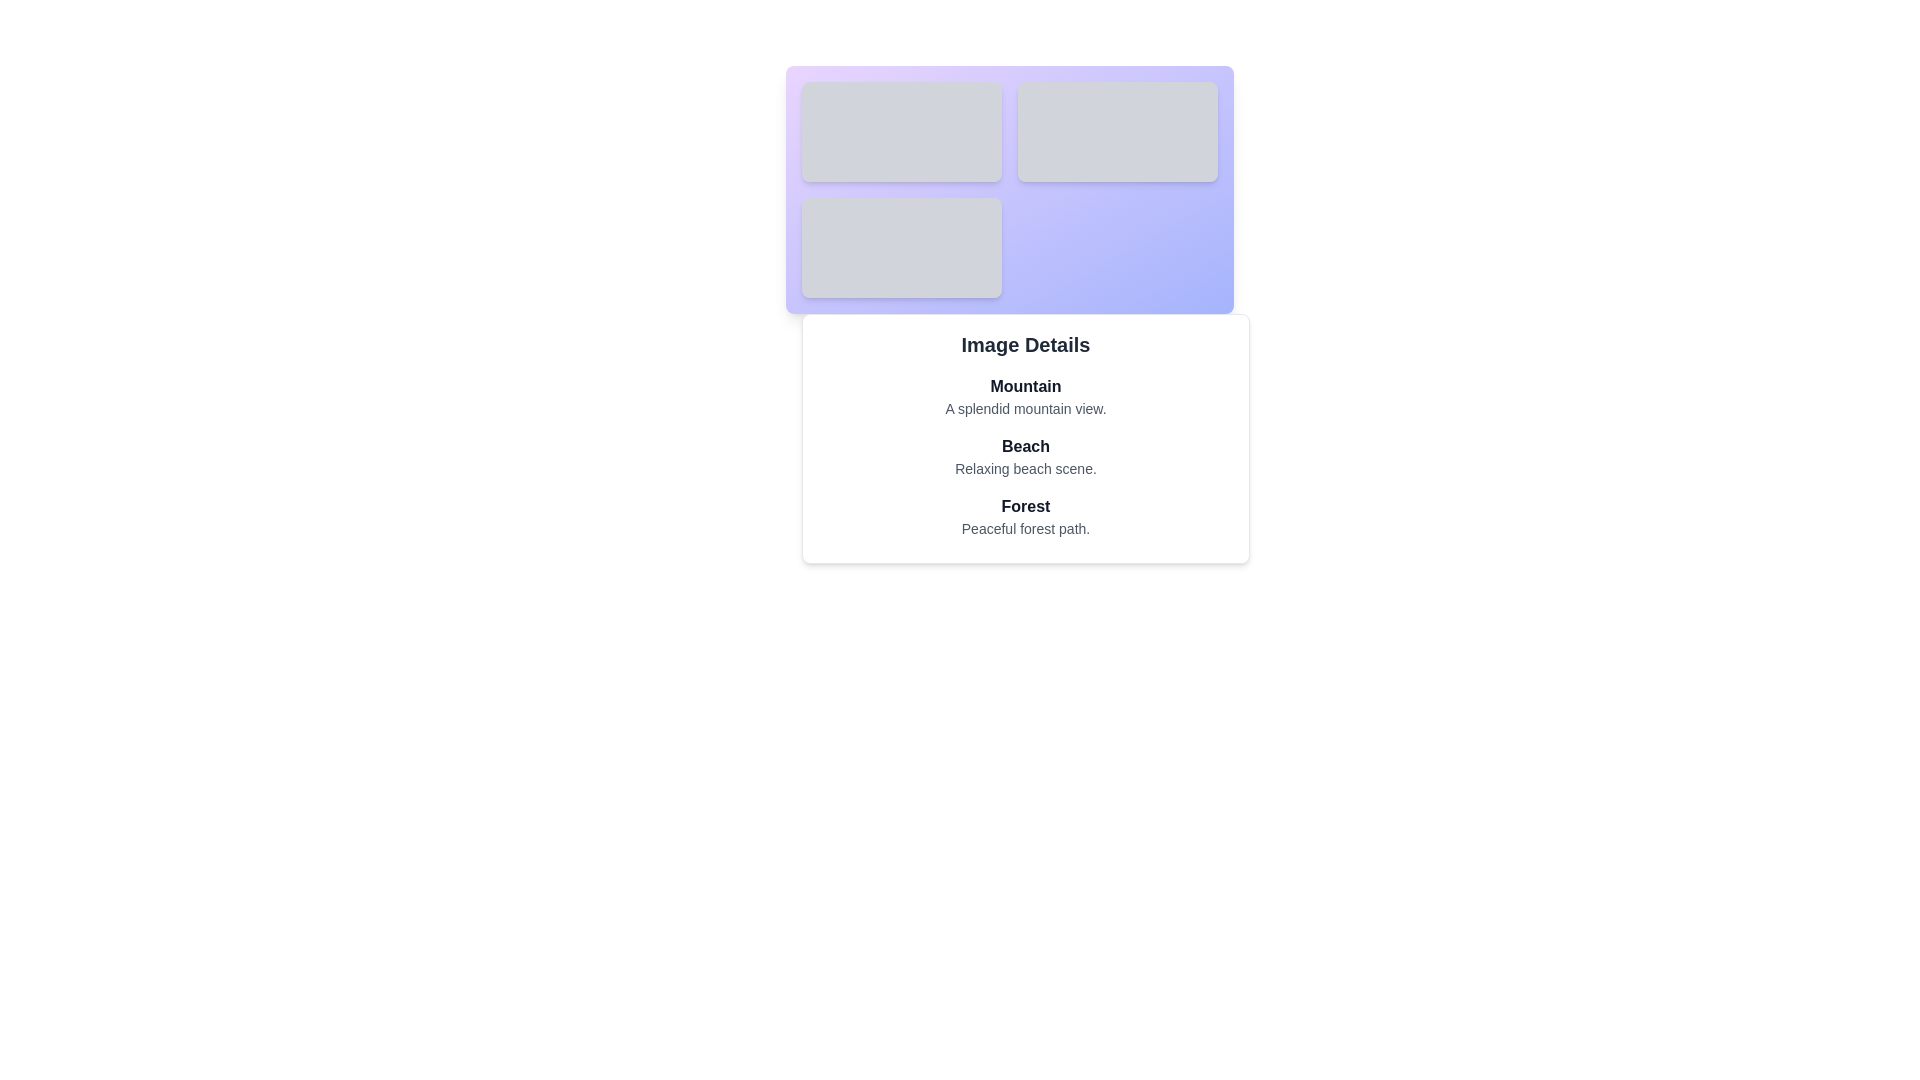  Describe the element at coordinates (1009, 189) in the screenshot. I see `the card-like UI element with a gradient background transitioning from purple to indigo, which is positioned at the top of the interface and is centered horizontally above the 'Image Details' section` at that location.